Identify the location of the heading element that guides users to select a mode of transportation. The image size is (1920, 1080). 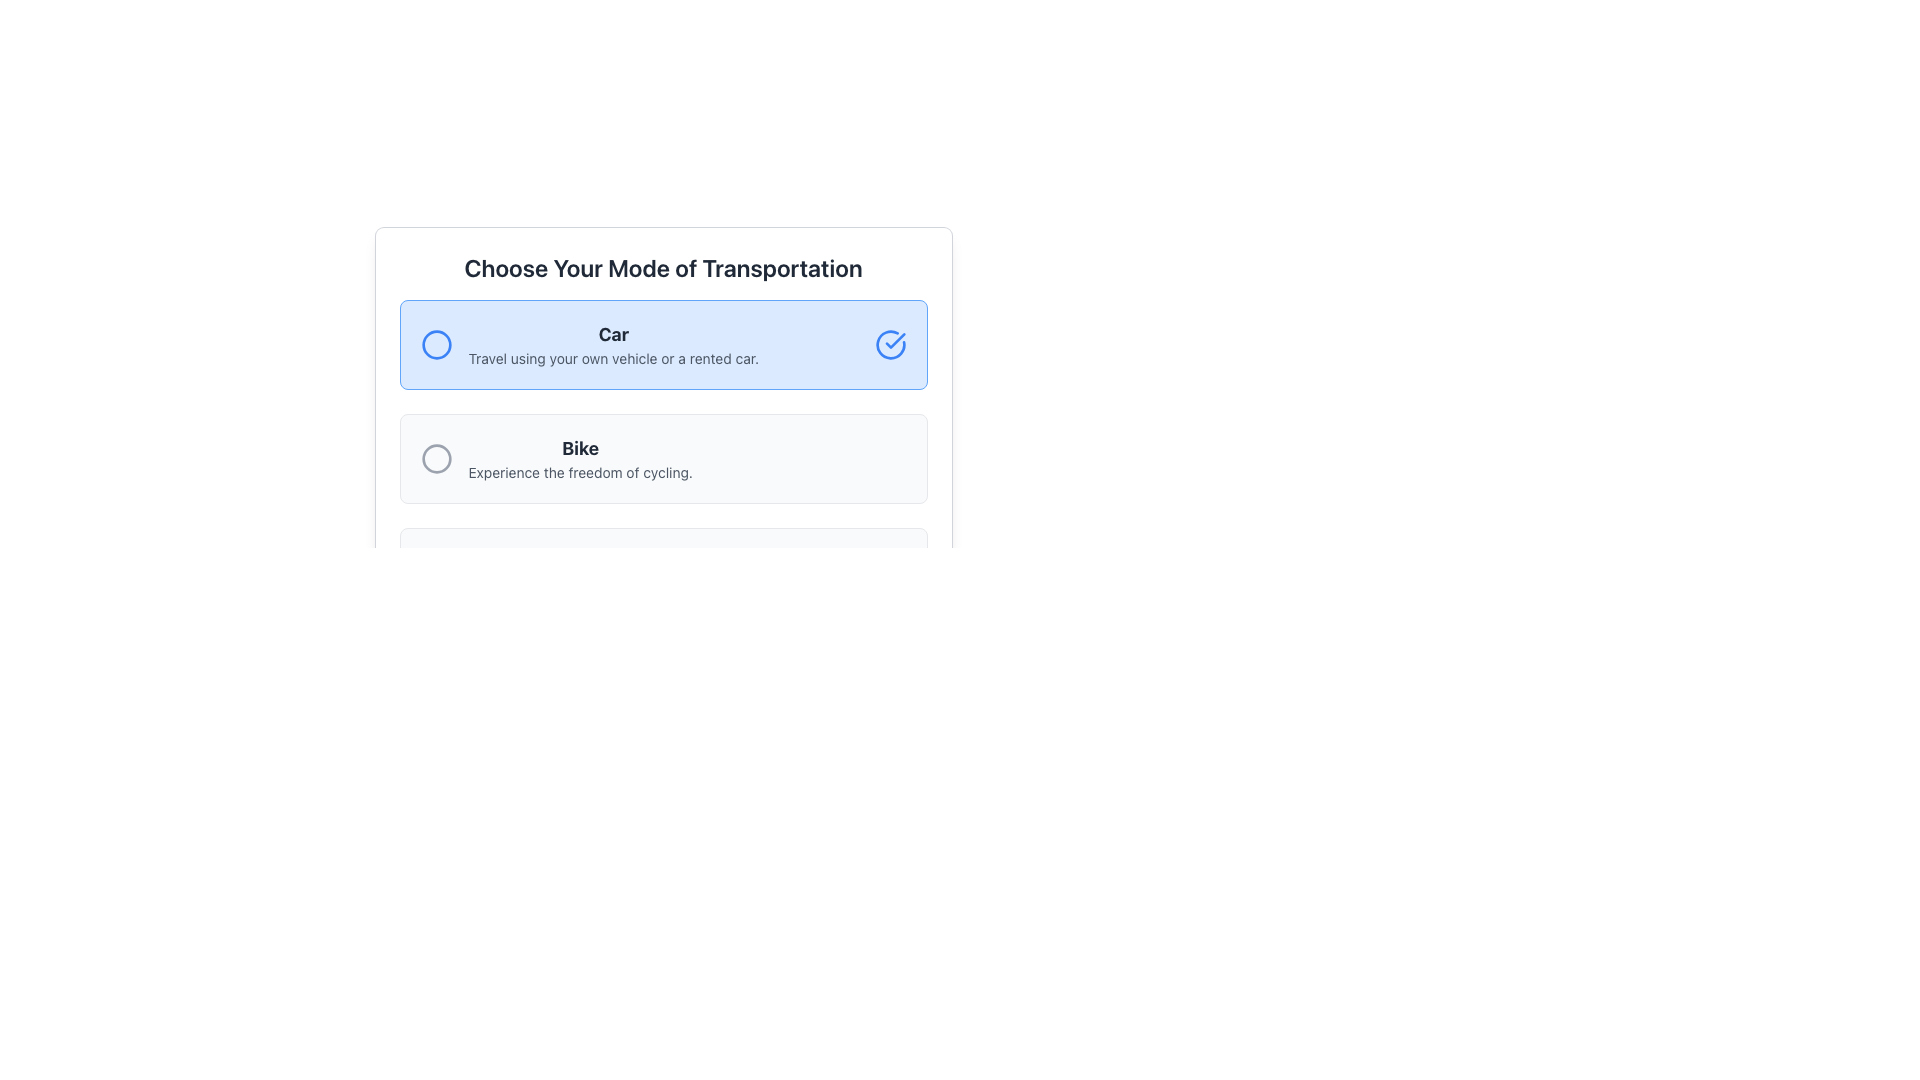
(663, 266).